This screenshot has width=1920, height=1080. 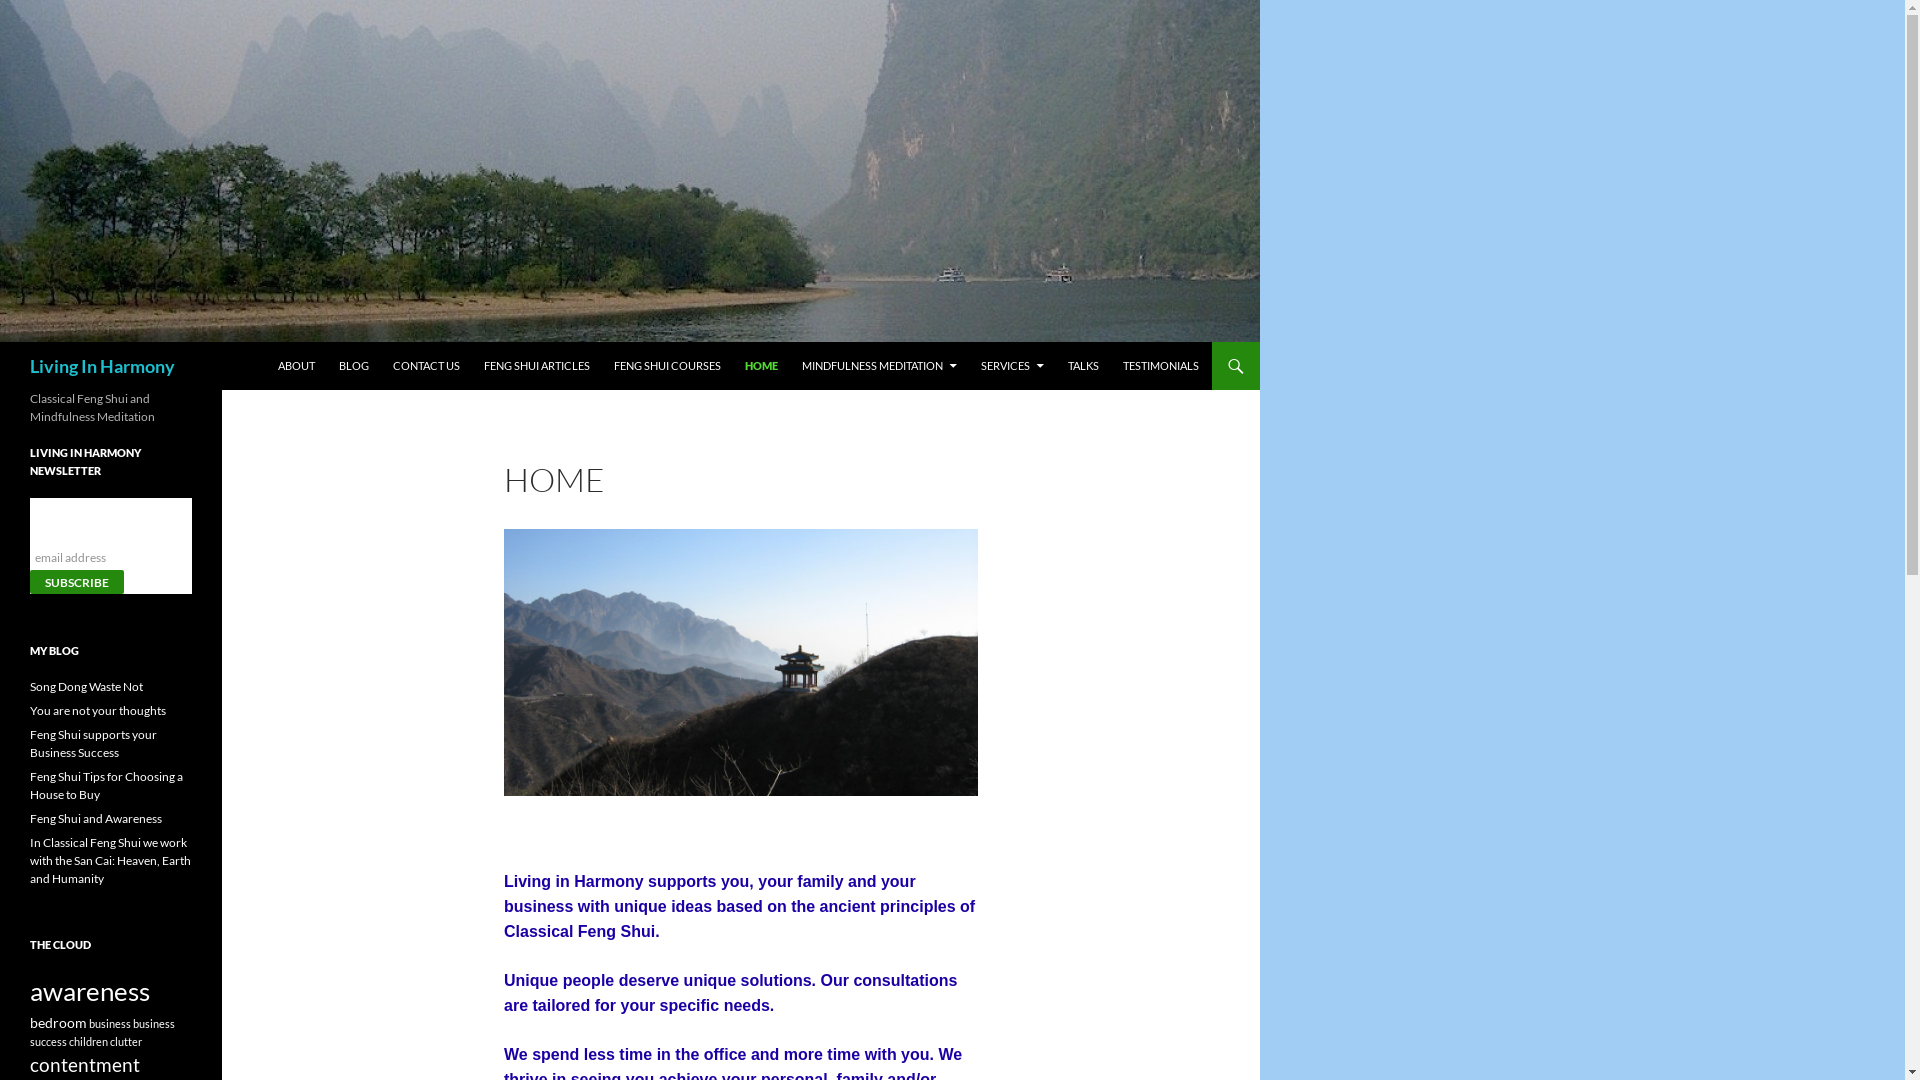 What do you see at coordinates (124, 1040) in the screenshot?
I see `'clutter'` at bounding box center [124, 1040].